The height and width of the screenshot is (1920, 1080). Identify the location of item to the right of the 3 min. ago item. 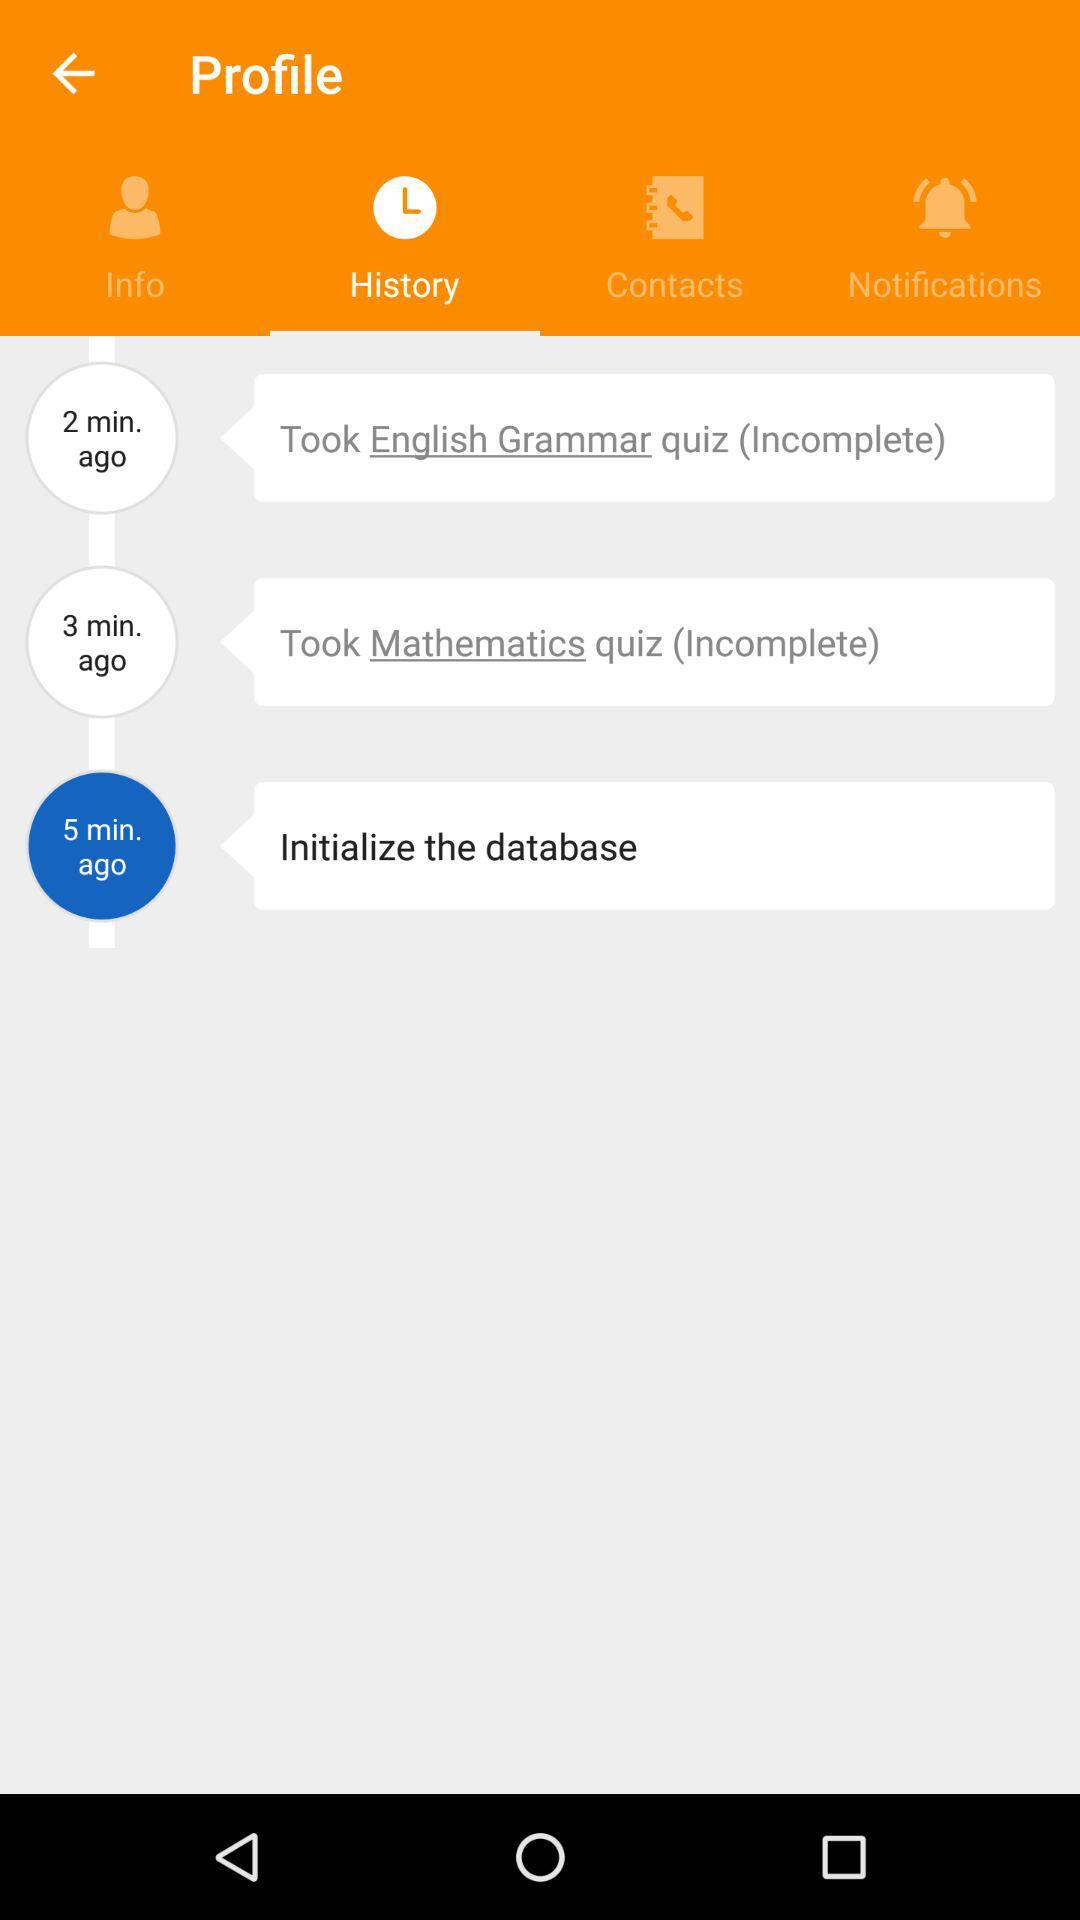
(222, 642).